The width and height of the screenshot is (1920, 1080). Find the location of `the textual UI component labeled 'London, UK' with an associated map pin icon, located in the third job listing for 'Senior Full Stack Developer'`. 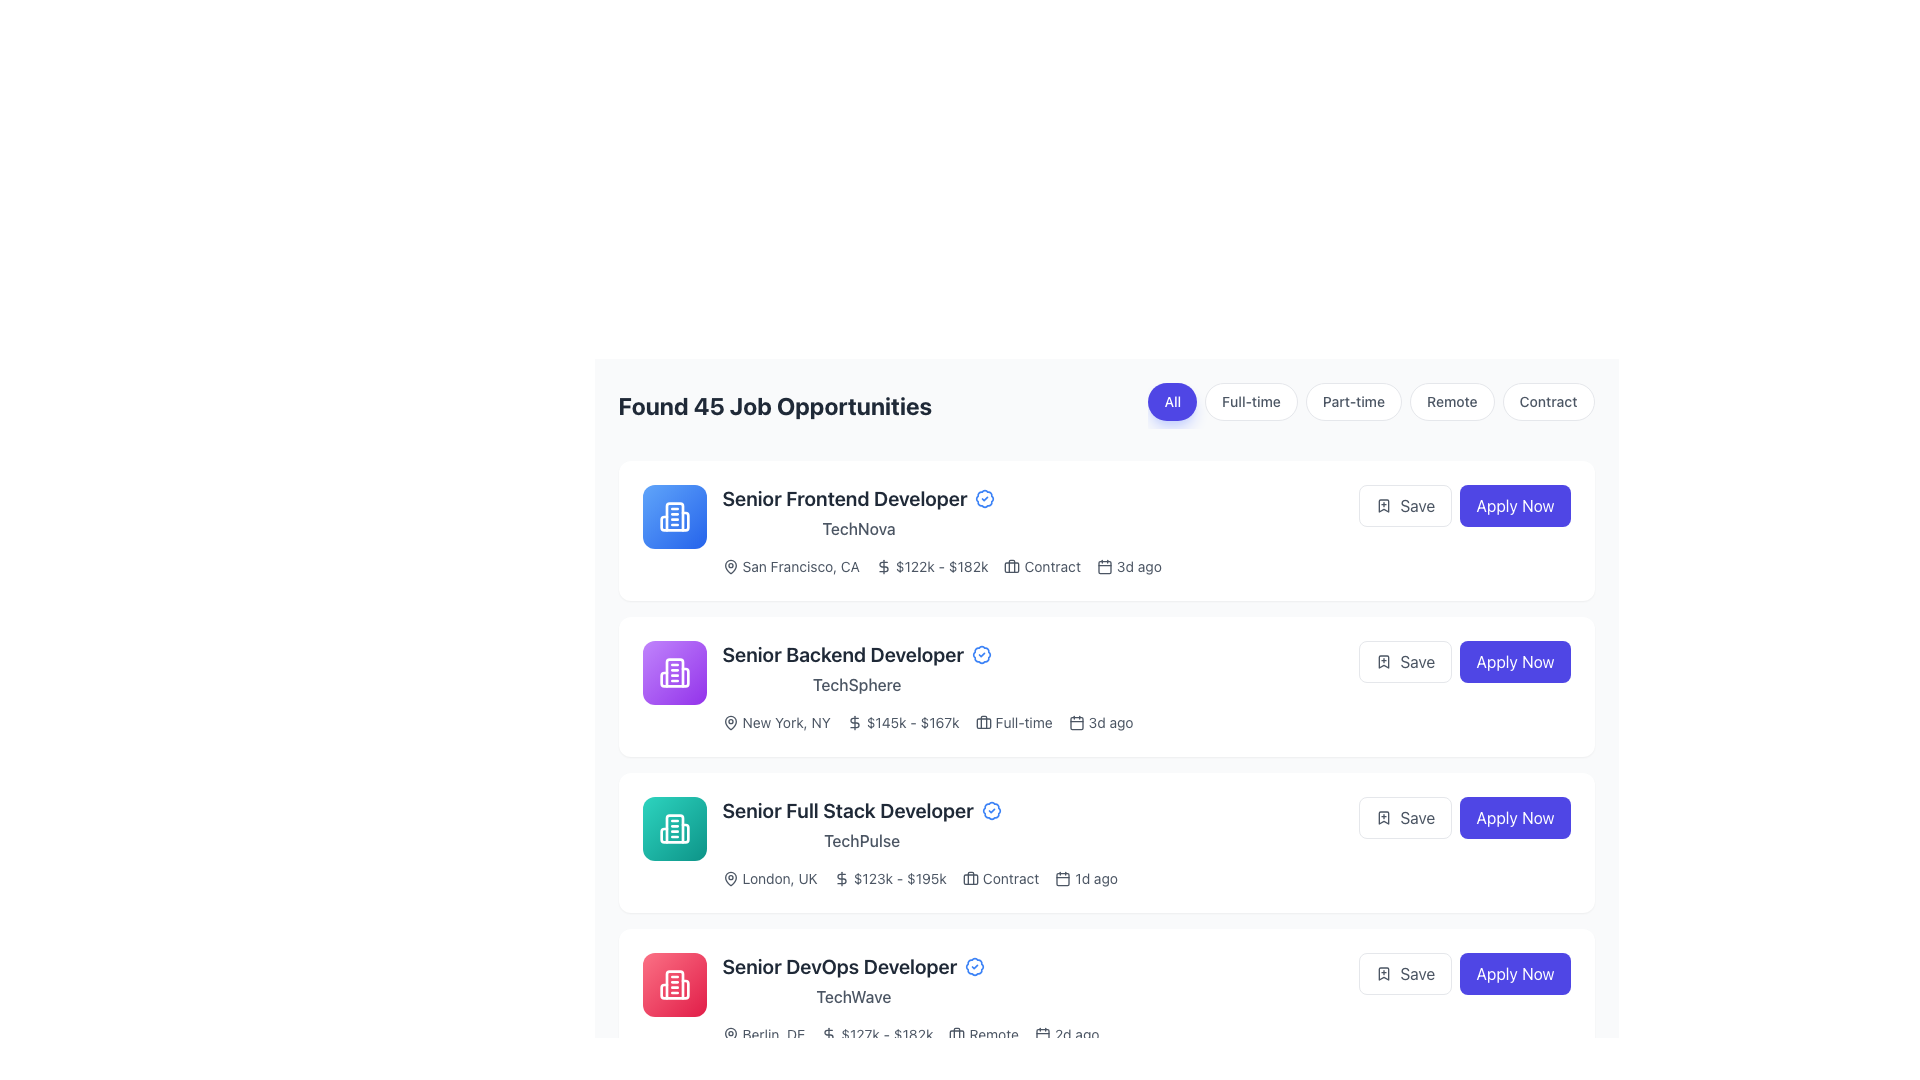

the textual UI component labeled 'London, UK' with an associated map pin icon, located in the third job listing for 'Senior Full Stack Developer' is located at coordinates (769, 878).